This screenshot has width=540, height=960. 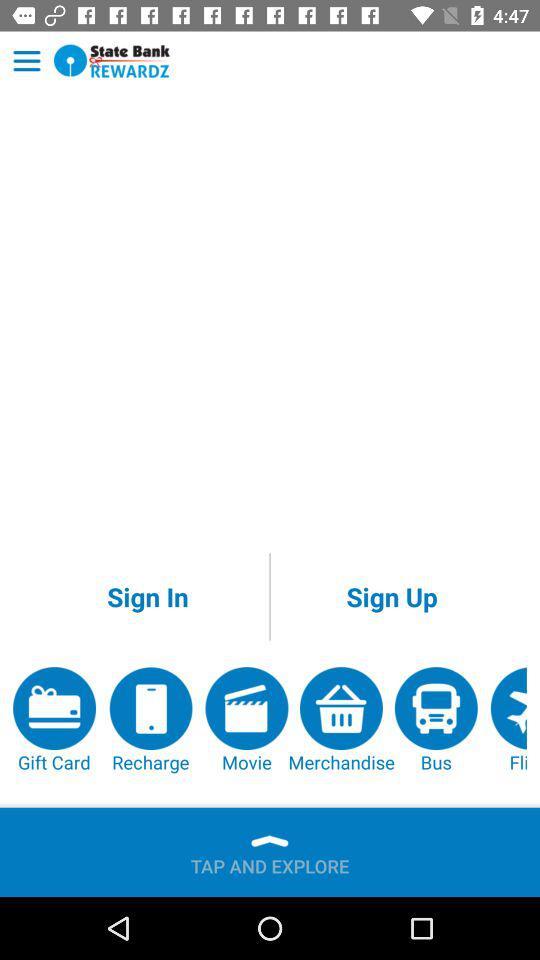 What do you see at coordinates (54, 720) in the screenshot?
I see `gift card icon` at bounding box center [54, 720].